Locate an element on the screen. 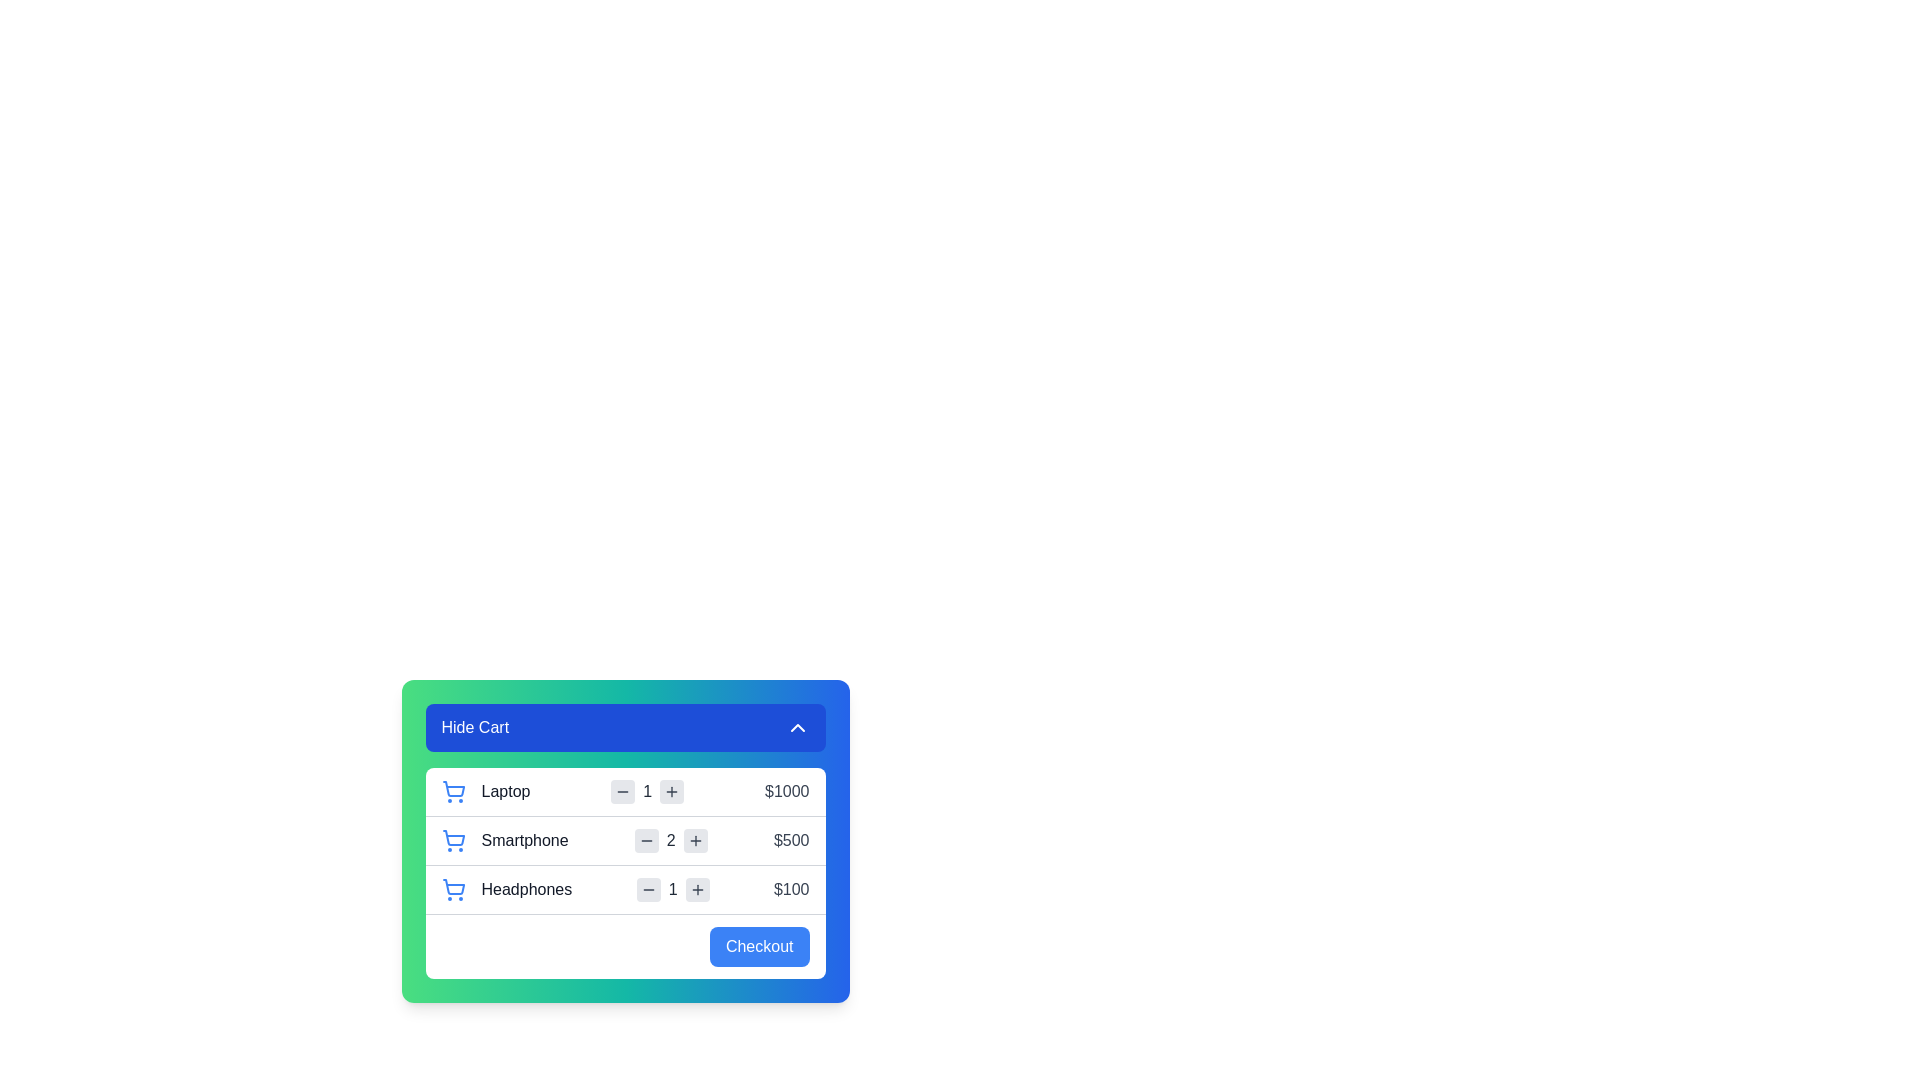 This screenshot has width=1920, height=1080. the label displaying 'Smartphone' in the shopping cart, which includes a shopping cart icon and is positioned as the second item in the list is located at coordinates (505, 840).